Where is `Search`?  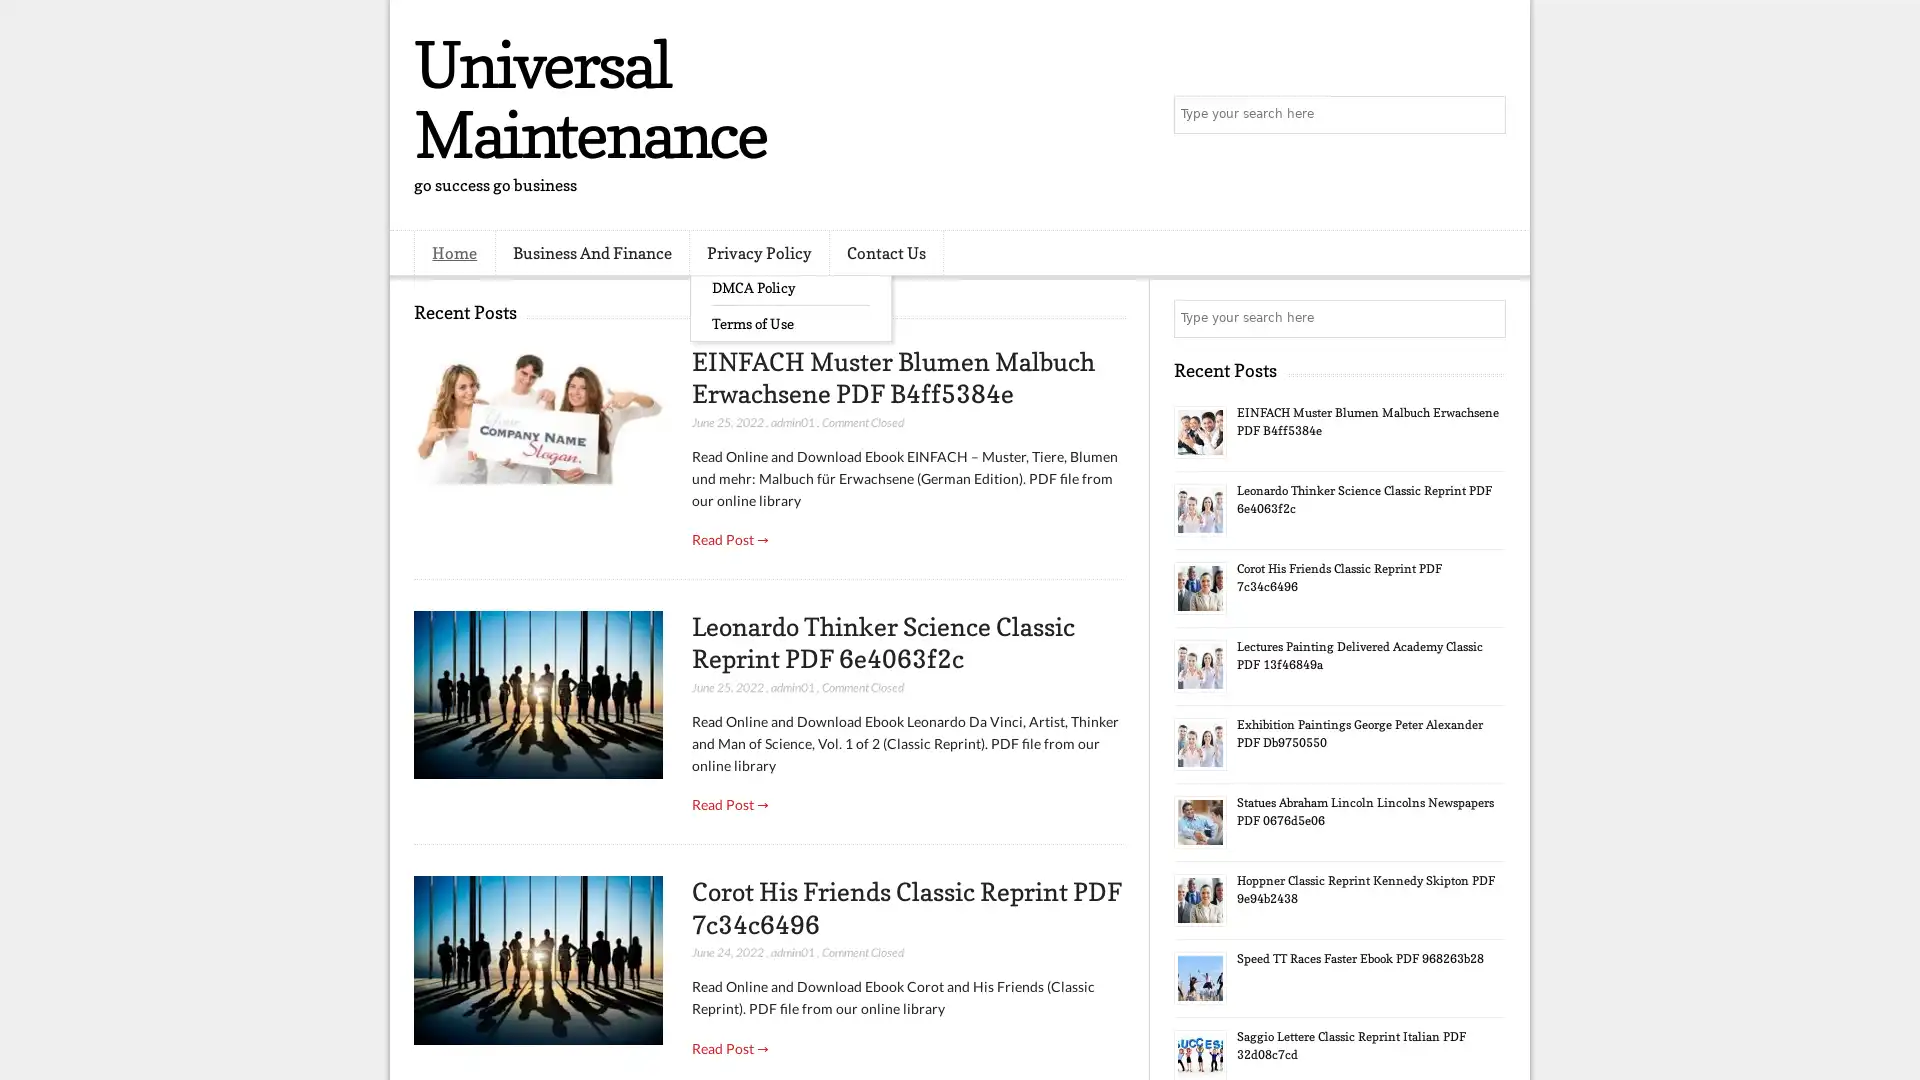 Search is located at coordinates (1485, 318).